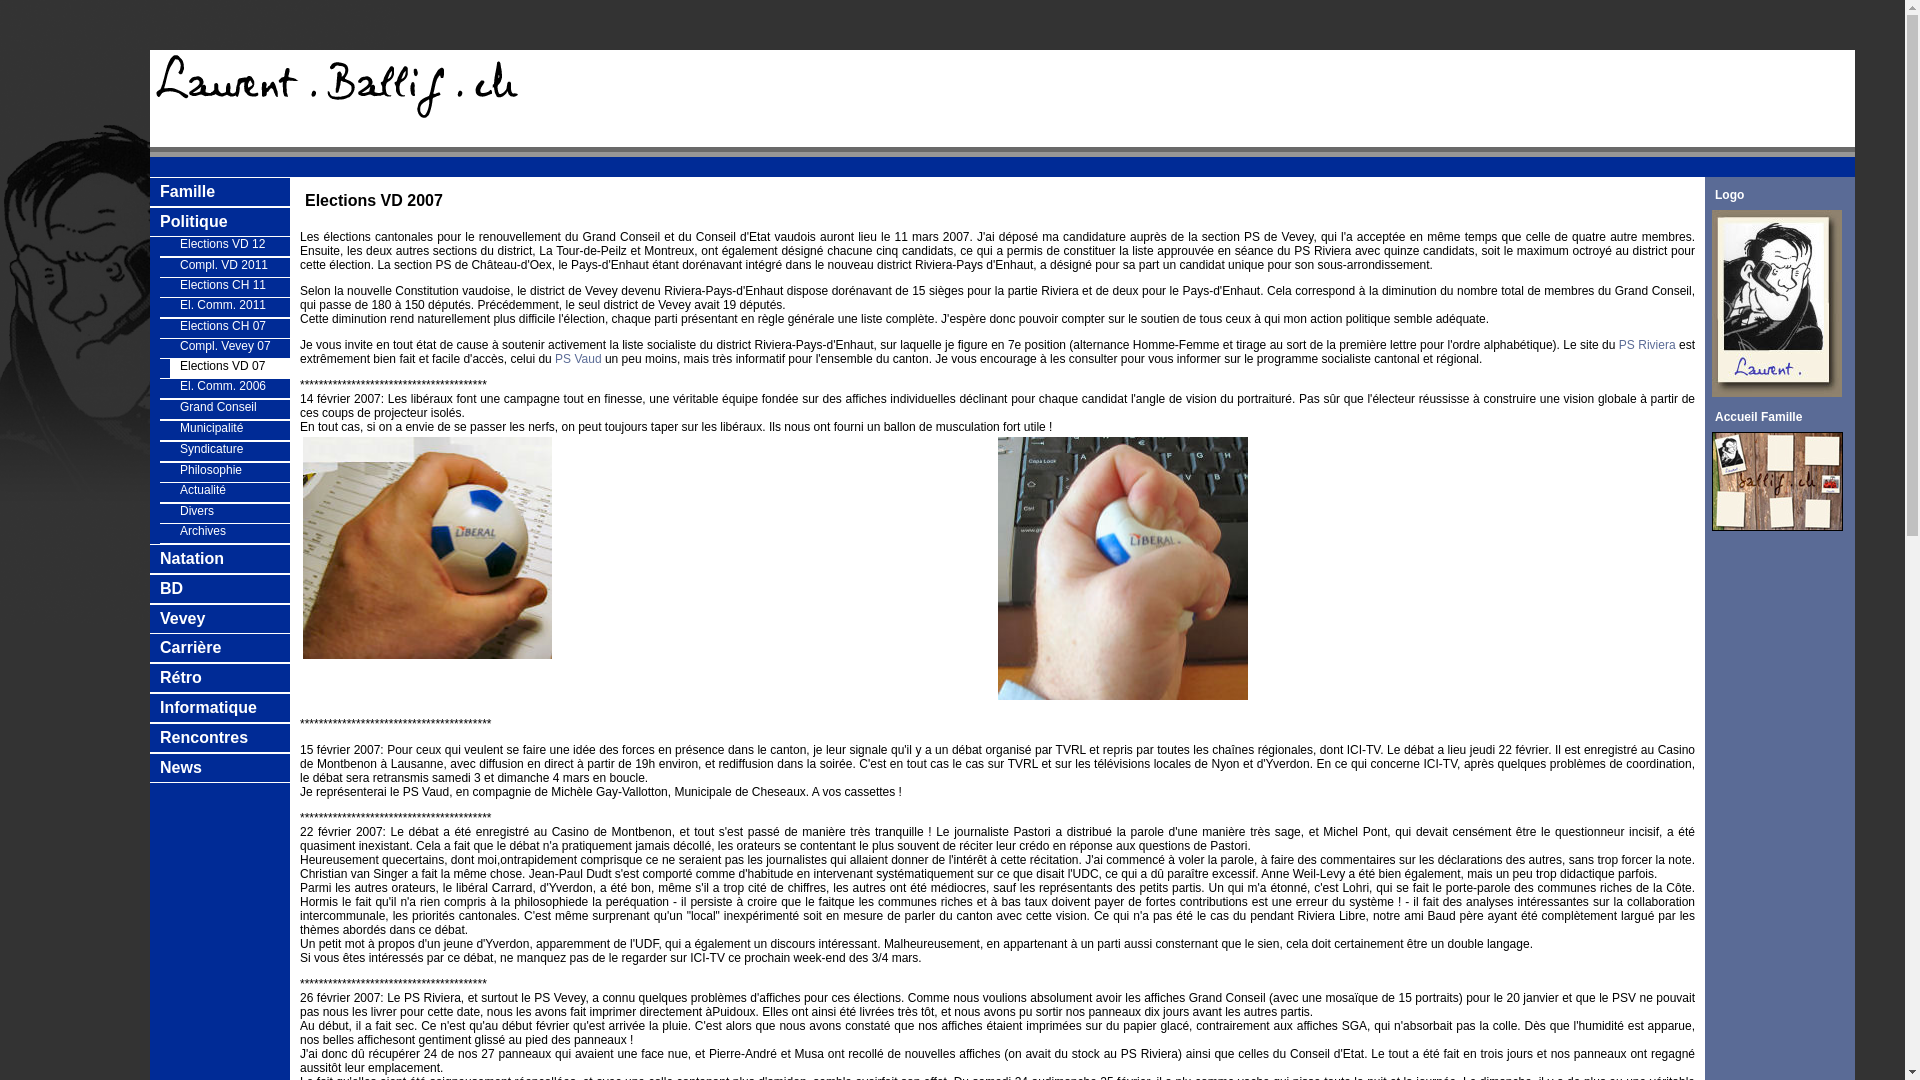 This screenshot has height=1080, width=1920. Describe the element at coordinates (233, 470) in the screenshot. I see `'Philosophie'` at that location.